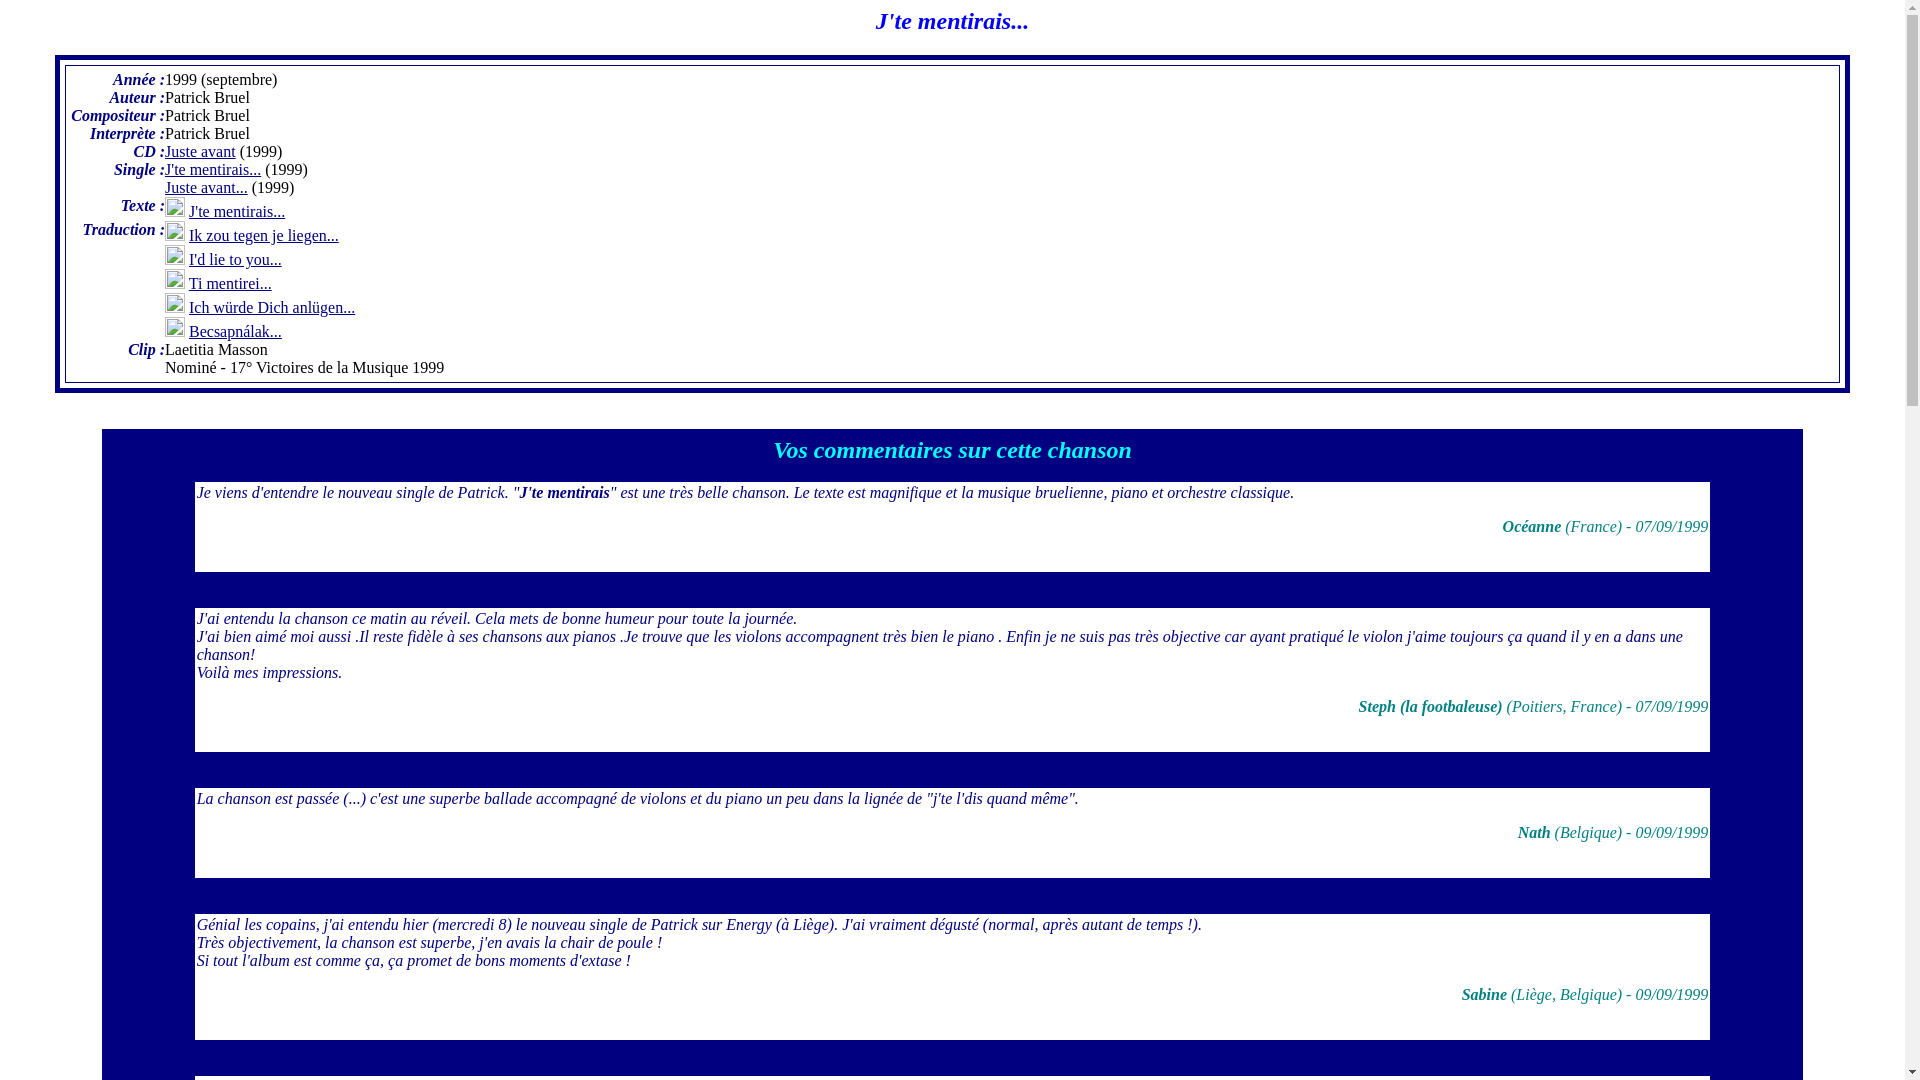 The width and height of the screenshot is (1920, 1080). I want to click on 'J'te mentirais...', so click(236, 211).